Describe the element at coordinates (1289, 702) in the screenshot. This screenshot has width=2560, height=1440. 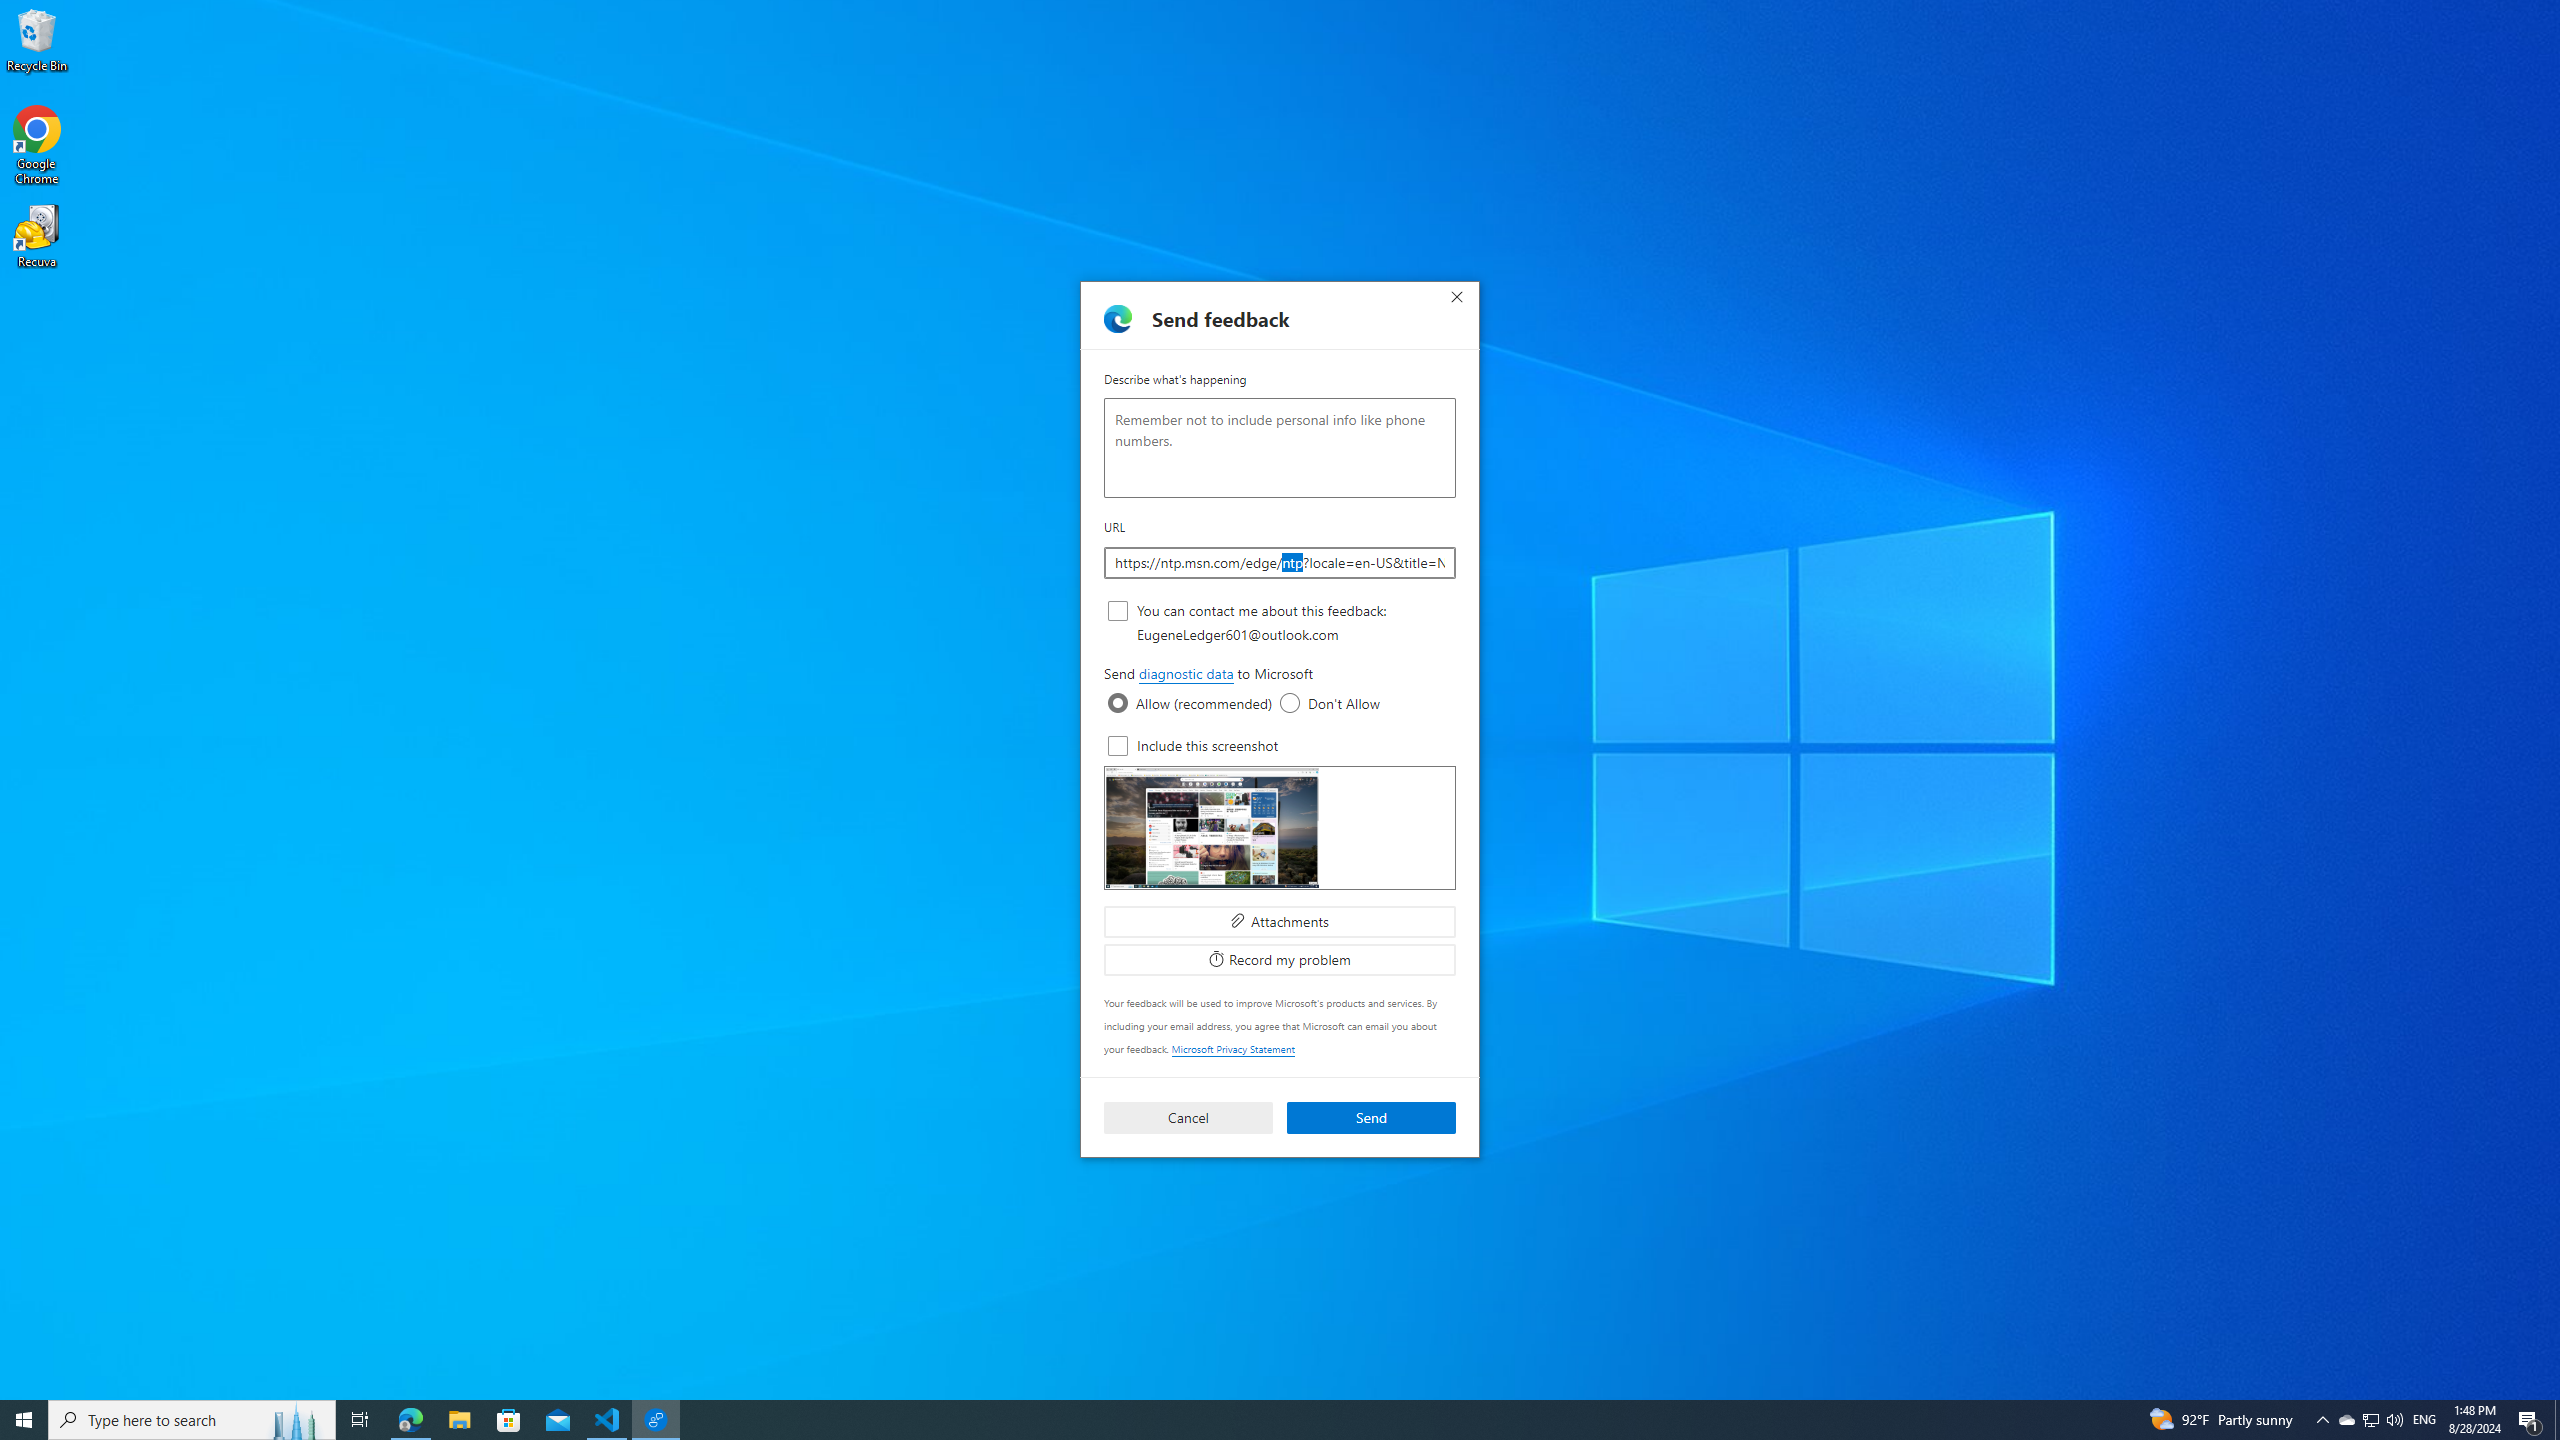
I see `'diagnostic data'` at that location.